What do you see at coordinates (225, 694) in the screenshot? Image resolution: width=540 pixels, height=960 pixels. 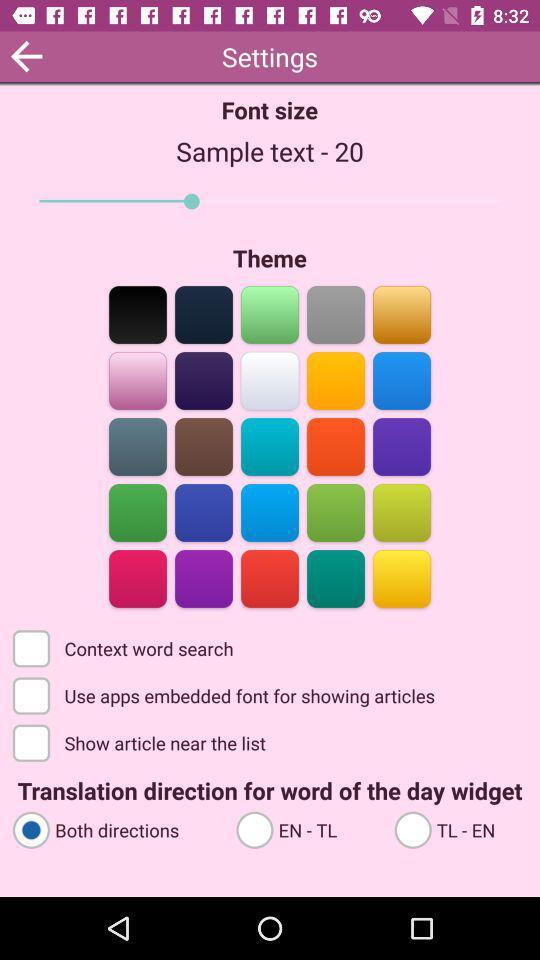 I see `the item below the context word search item` at bounding box center [225, 694].